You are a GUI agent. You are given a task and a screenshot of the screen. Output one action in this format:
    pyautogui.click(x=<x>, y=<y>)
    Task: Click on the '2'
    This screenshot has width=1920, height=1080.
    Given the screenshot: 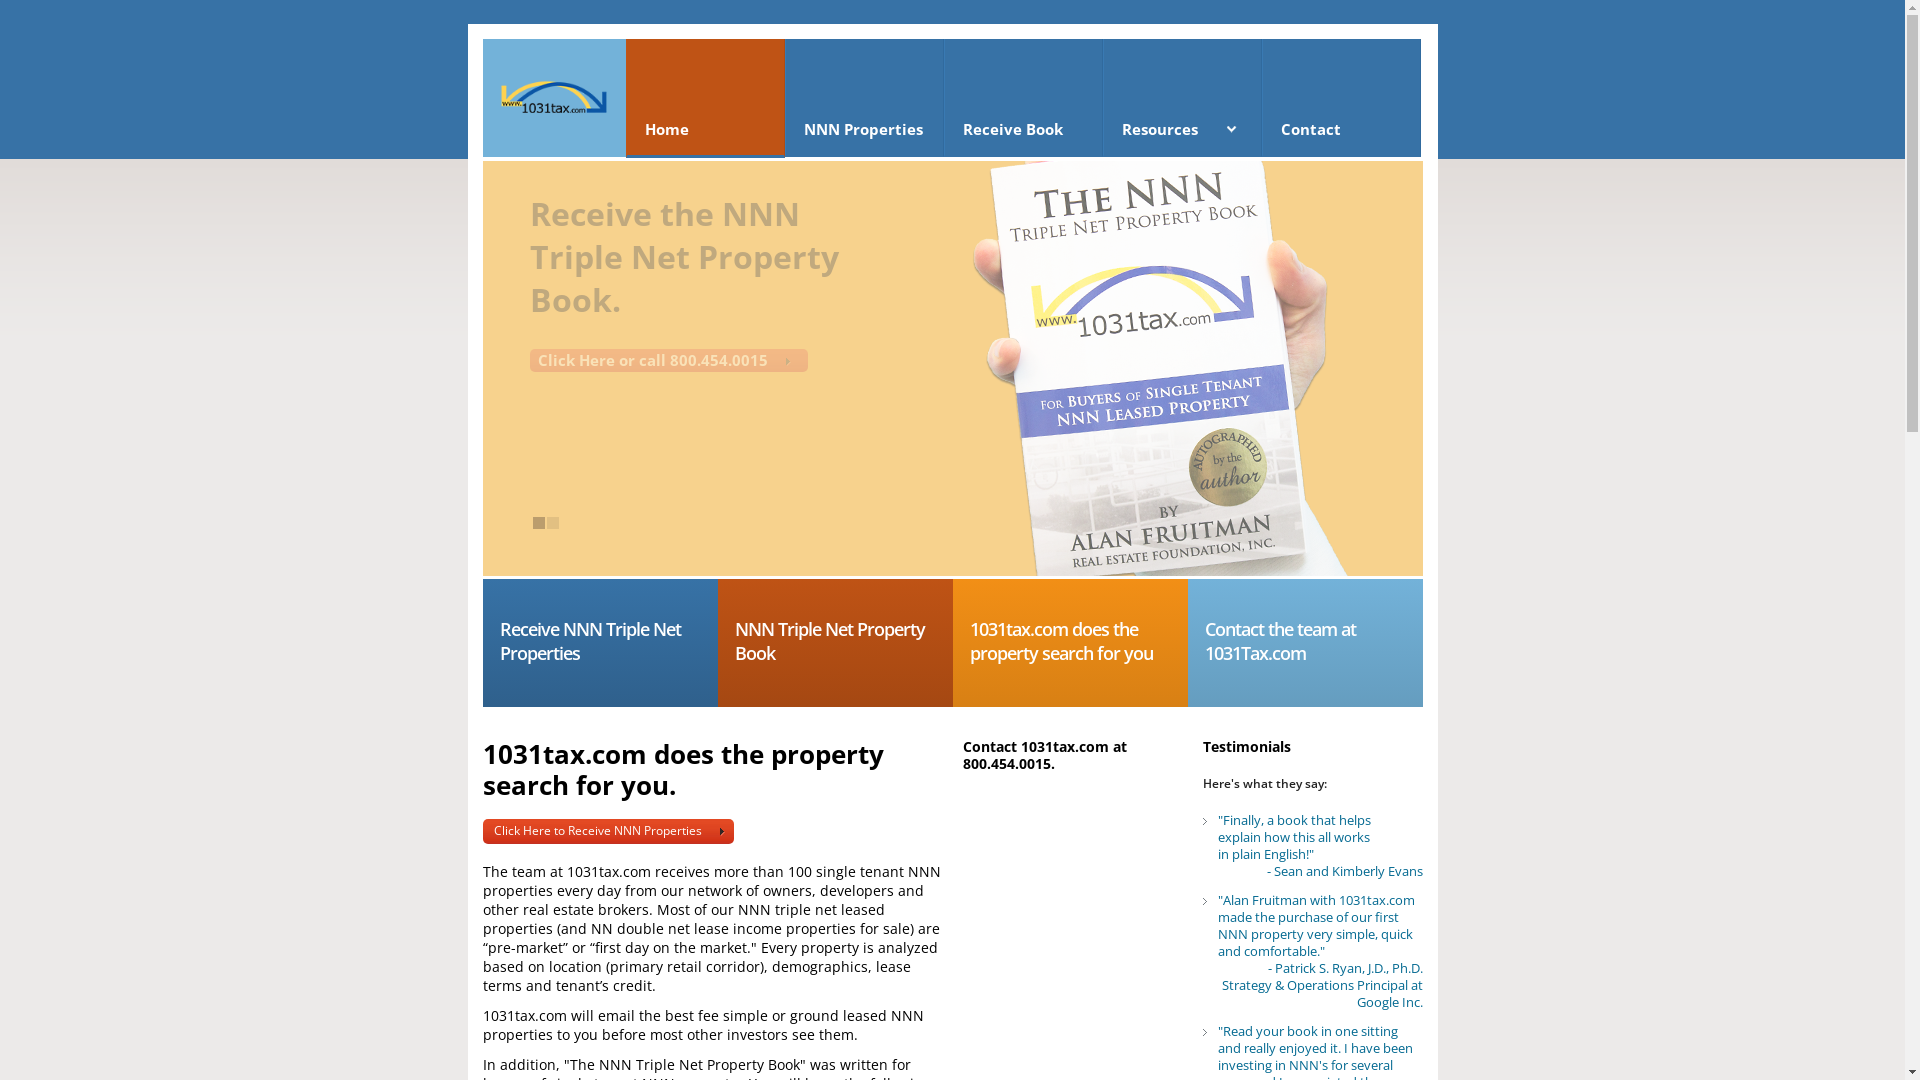 What is the action you would take?
    pyautogui.click(x=546, y=522)
    